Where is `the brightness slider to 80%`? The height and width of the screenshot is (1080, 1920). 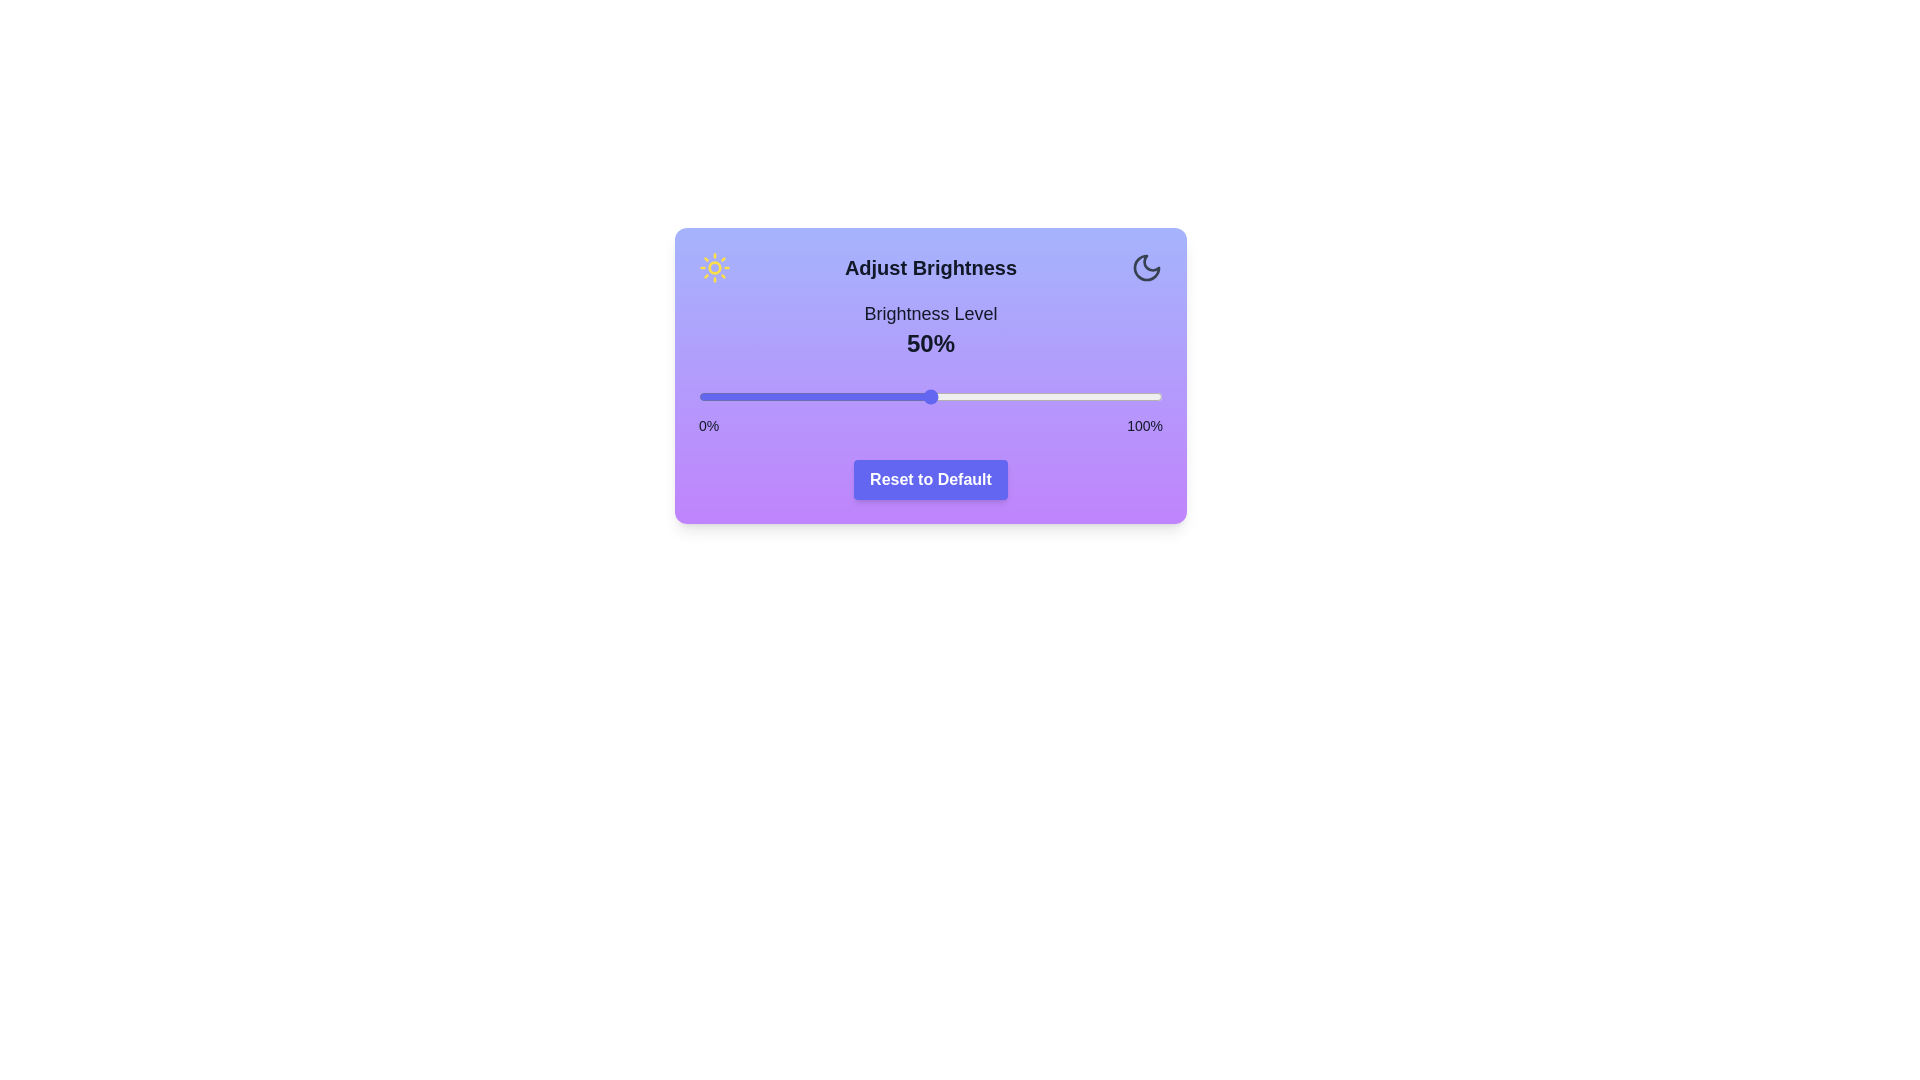 the brightness slider to 80% is located at coordinates (1069, 397).